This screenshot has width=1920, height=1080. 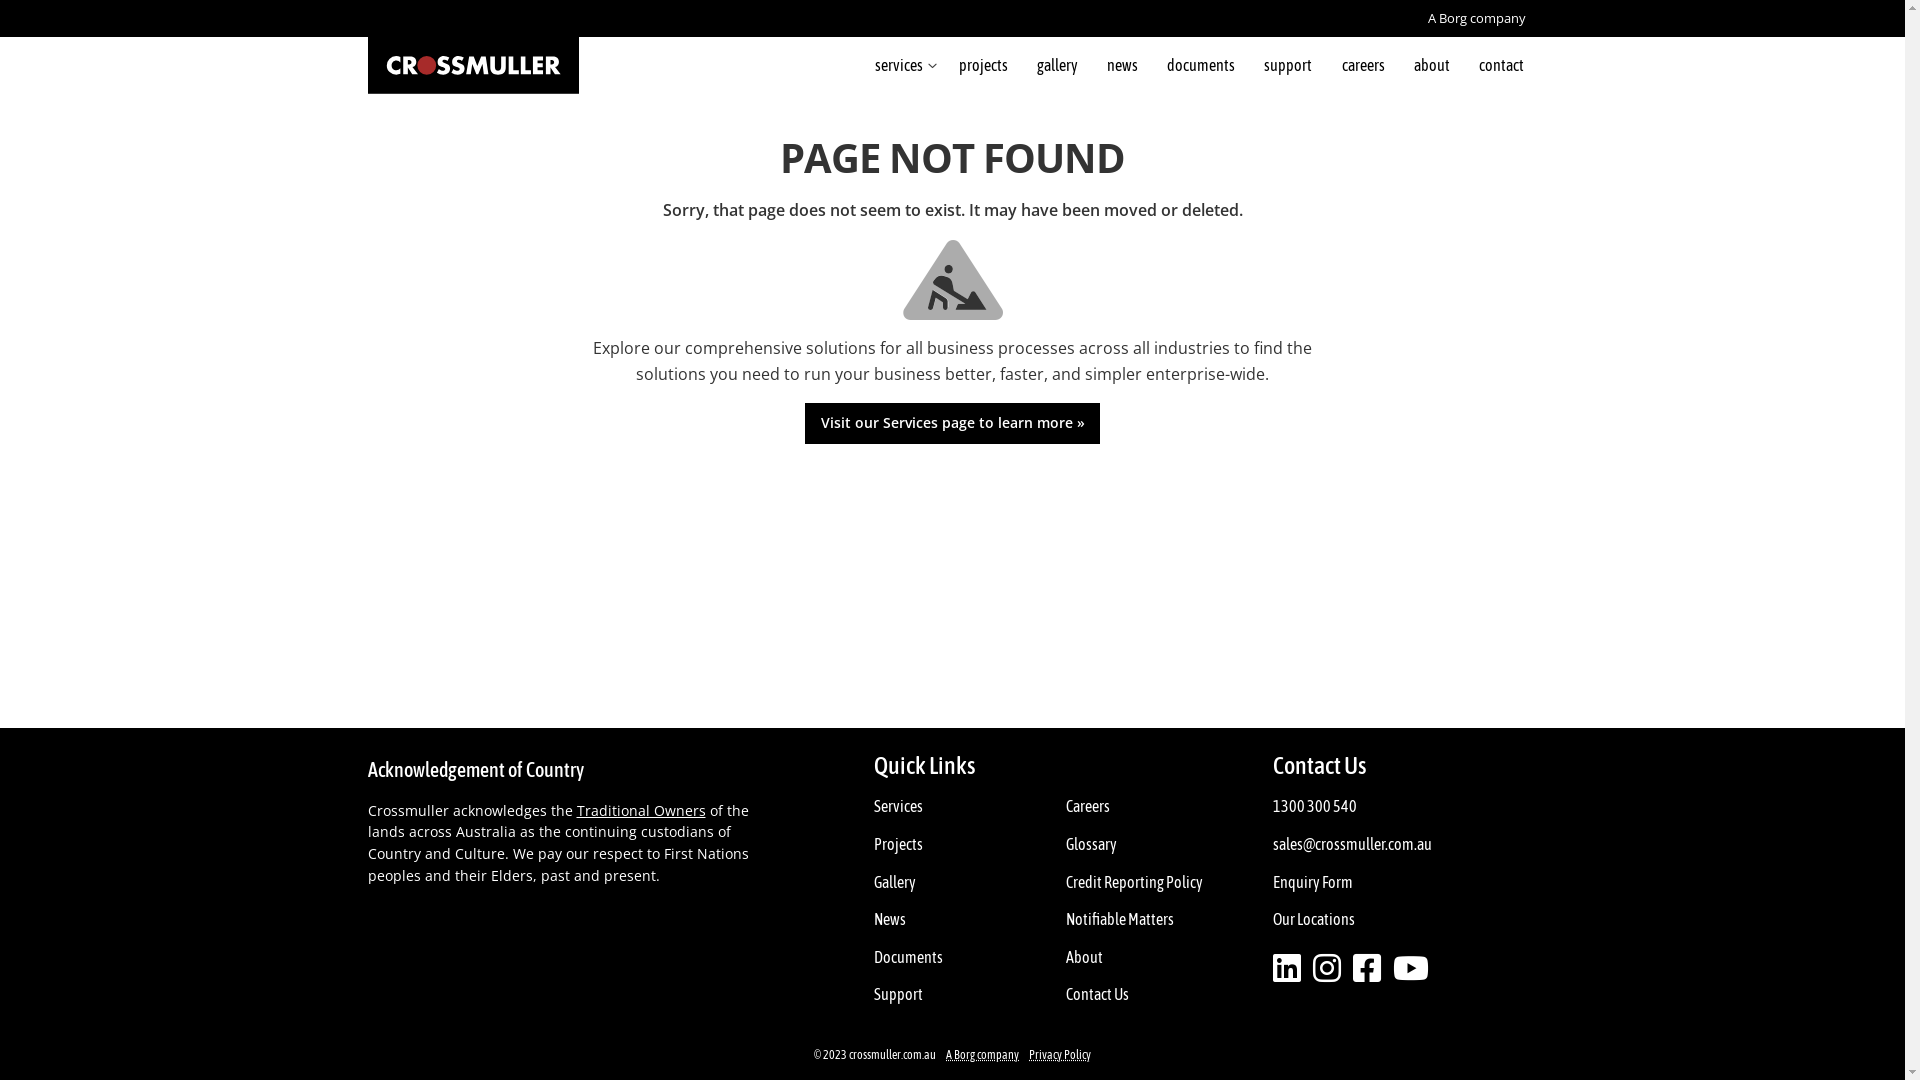 I want to click on 'Projects', so click(x=868, y=844).